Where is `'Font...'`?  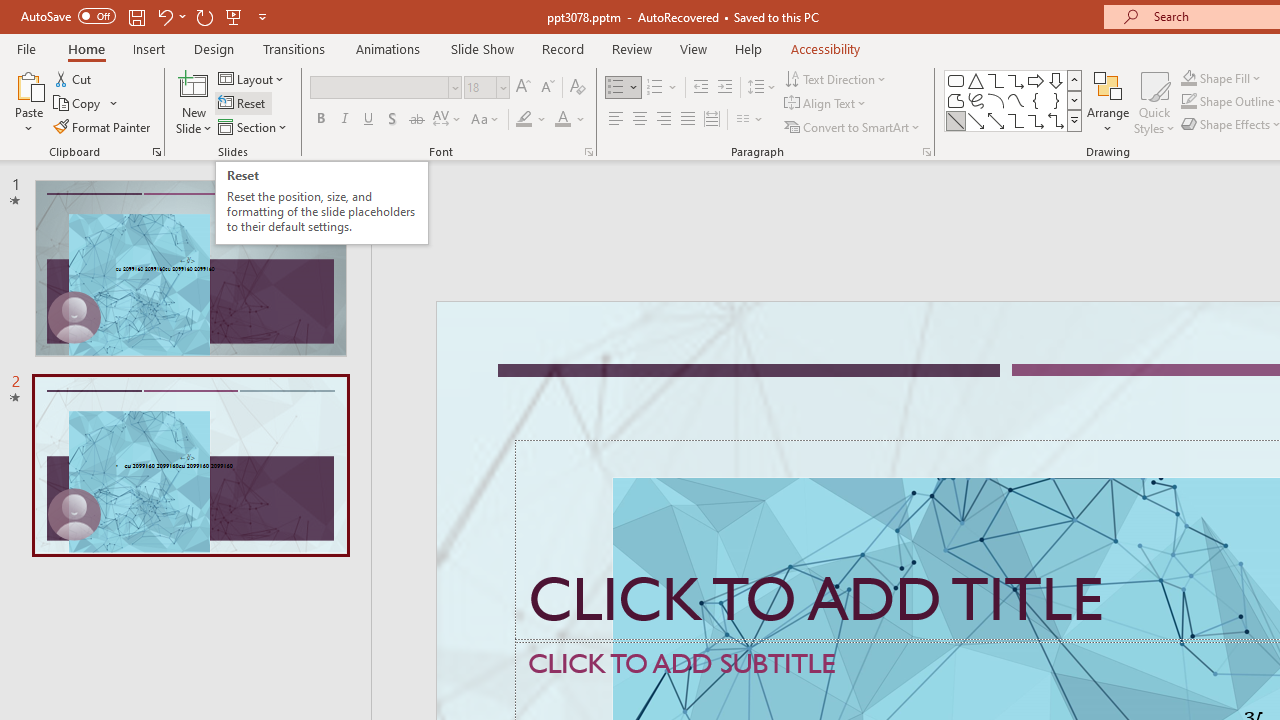
'Font...' is located at coordinates (587, 150).